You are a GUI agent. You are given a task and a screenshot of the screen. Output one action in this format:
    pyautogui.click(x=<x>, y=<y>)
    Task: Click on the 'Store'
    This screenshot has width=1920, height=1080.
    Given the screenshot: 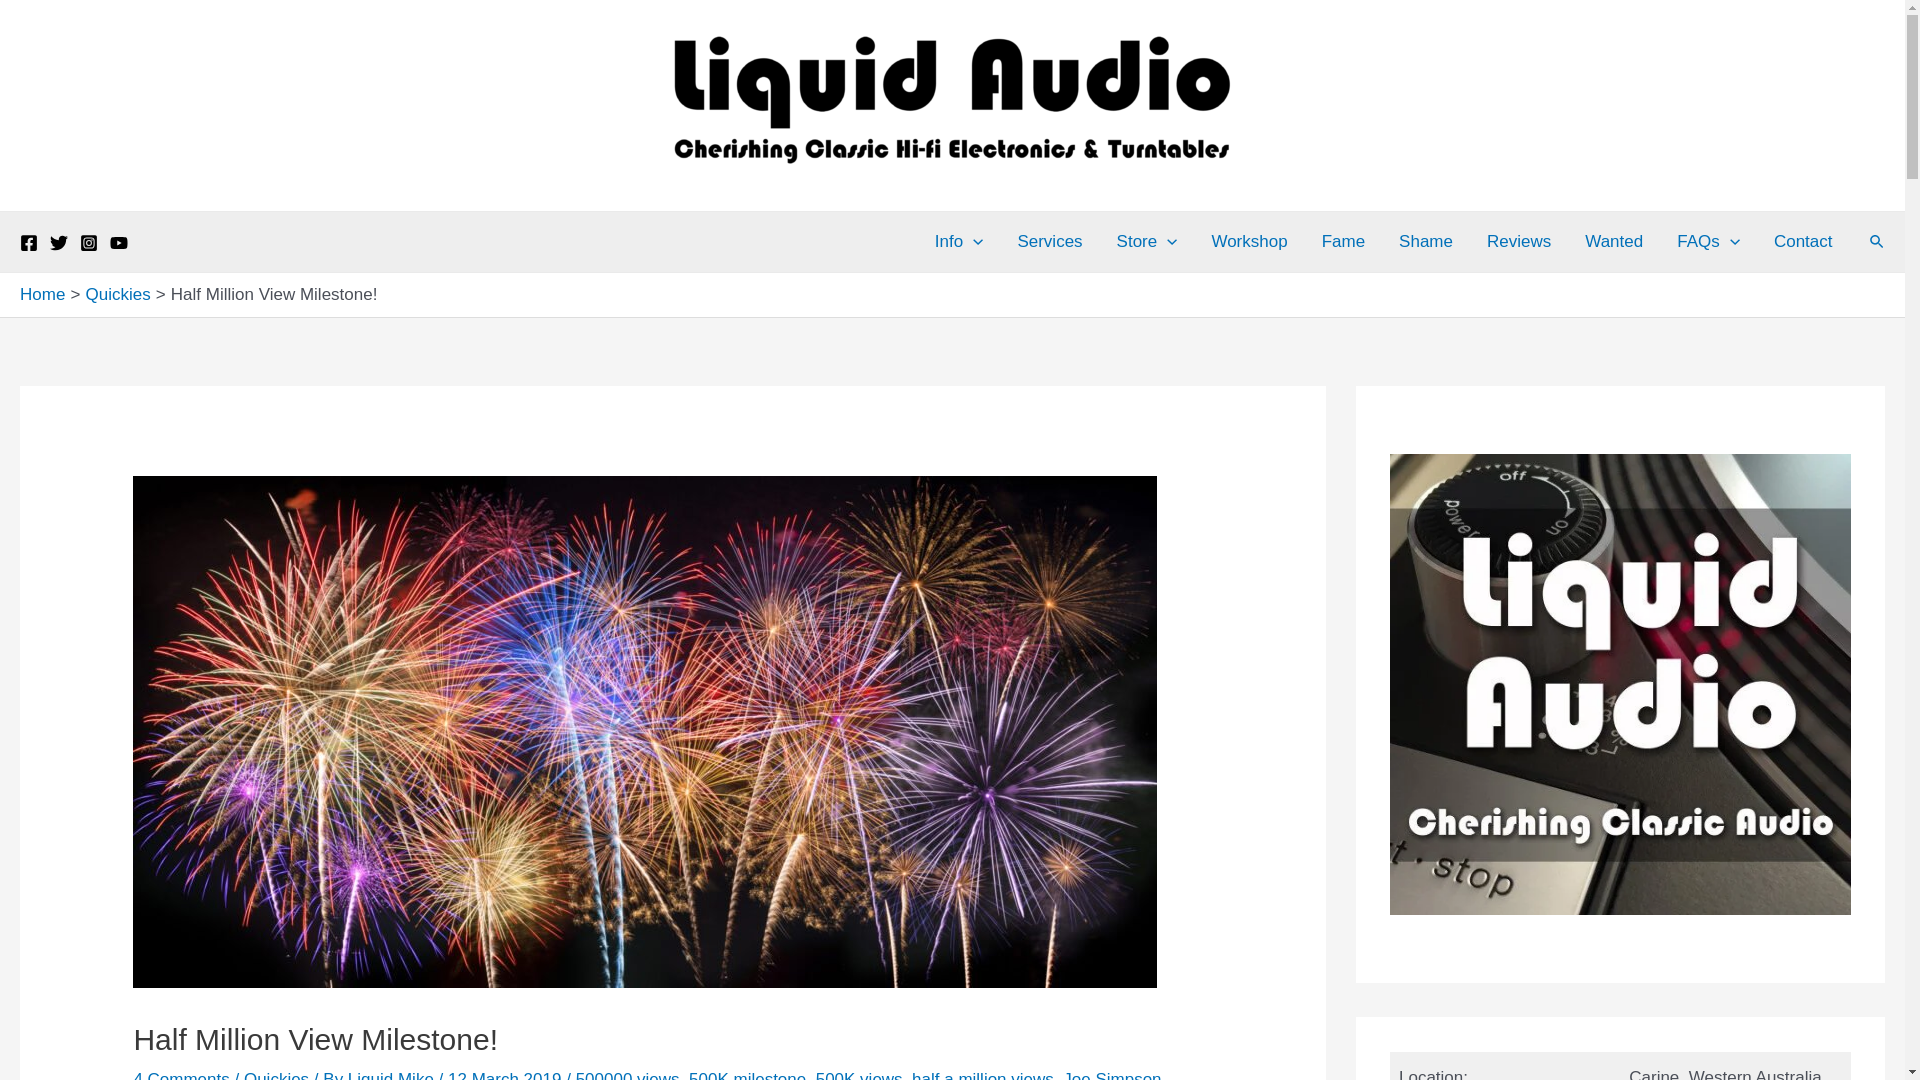 What is the action you would take?
    pyautogui.click(x=1147, y=241)
    